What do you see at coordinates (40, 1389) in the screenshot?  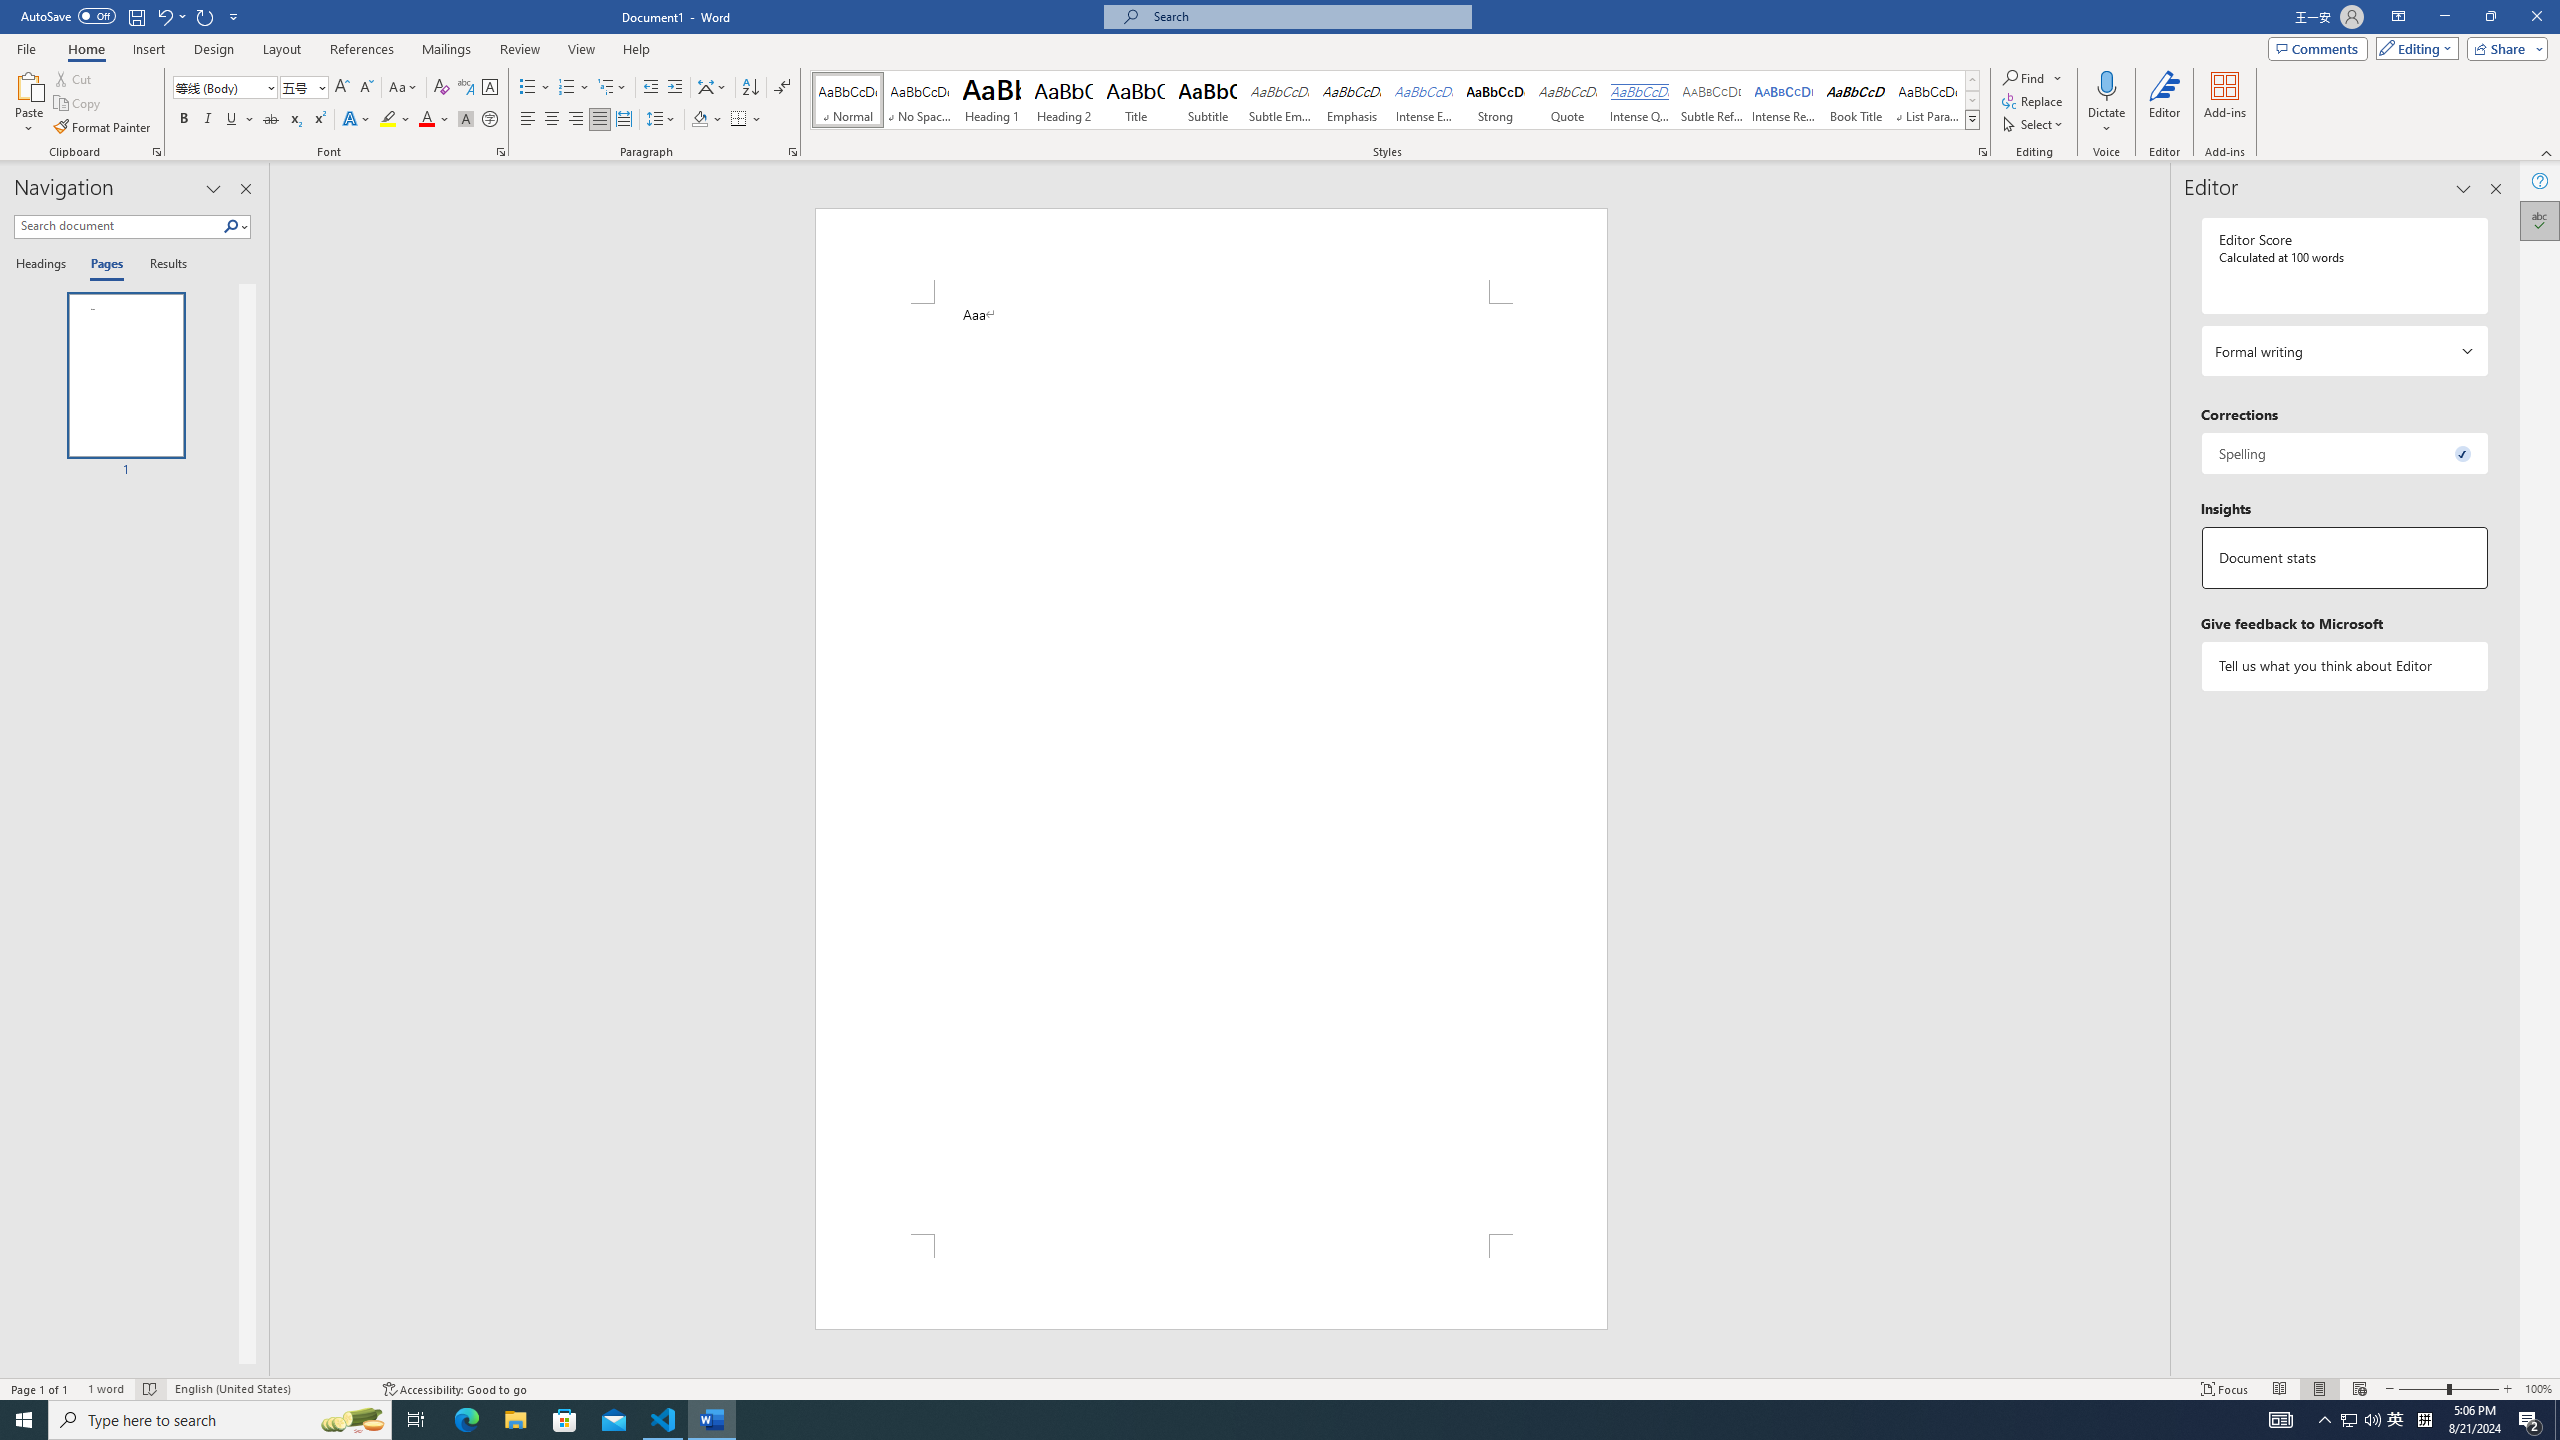 I see `'Page Number Page 1 of 1'` at bounding box center [40, 1389].